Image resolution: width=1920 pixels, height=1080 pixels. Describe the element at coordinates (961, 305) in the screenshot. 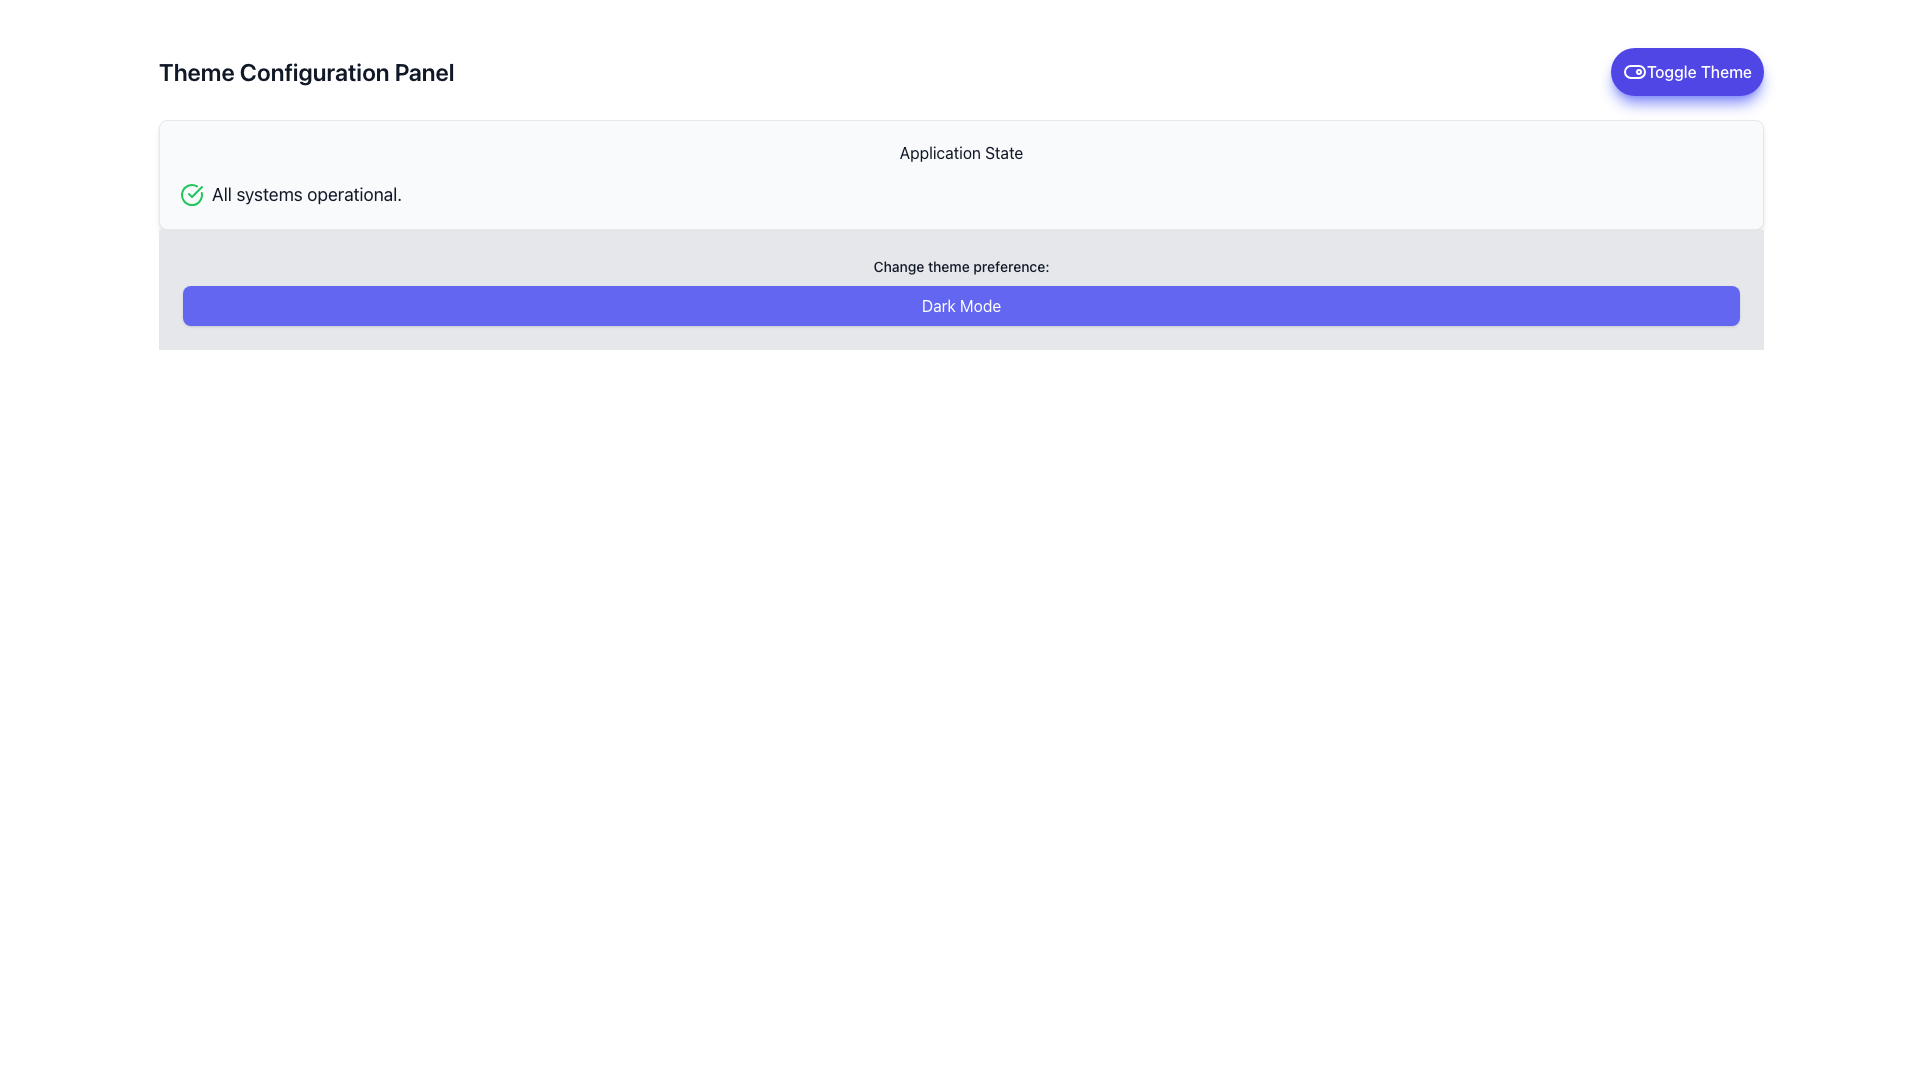

I see `the theme toggle button located below the 'Change theme preference:' text` at that location.